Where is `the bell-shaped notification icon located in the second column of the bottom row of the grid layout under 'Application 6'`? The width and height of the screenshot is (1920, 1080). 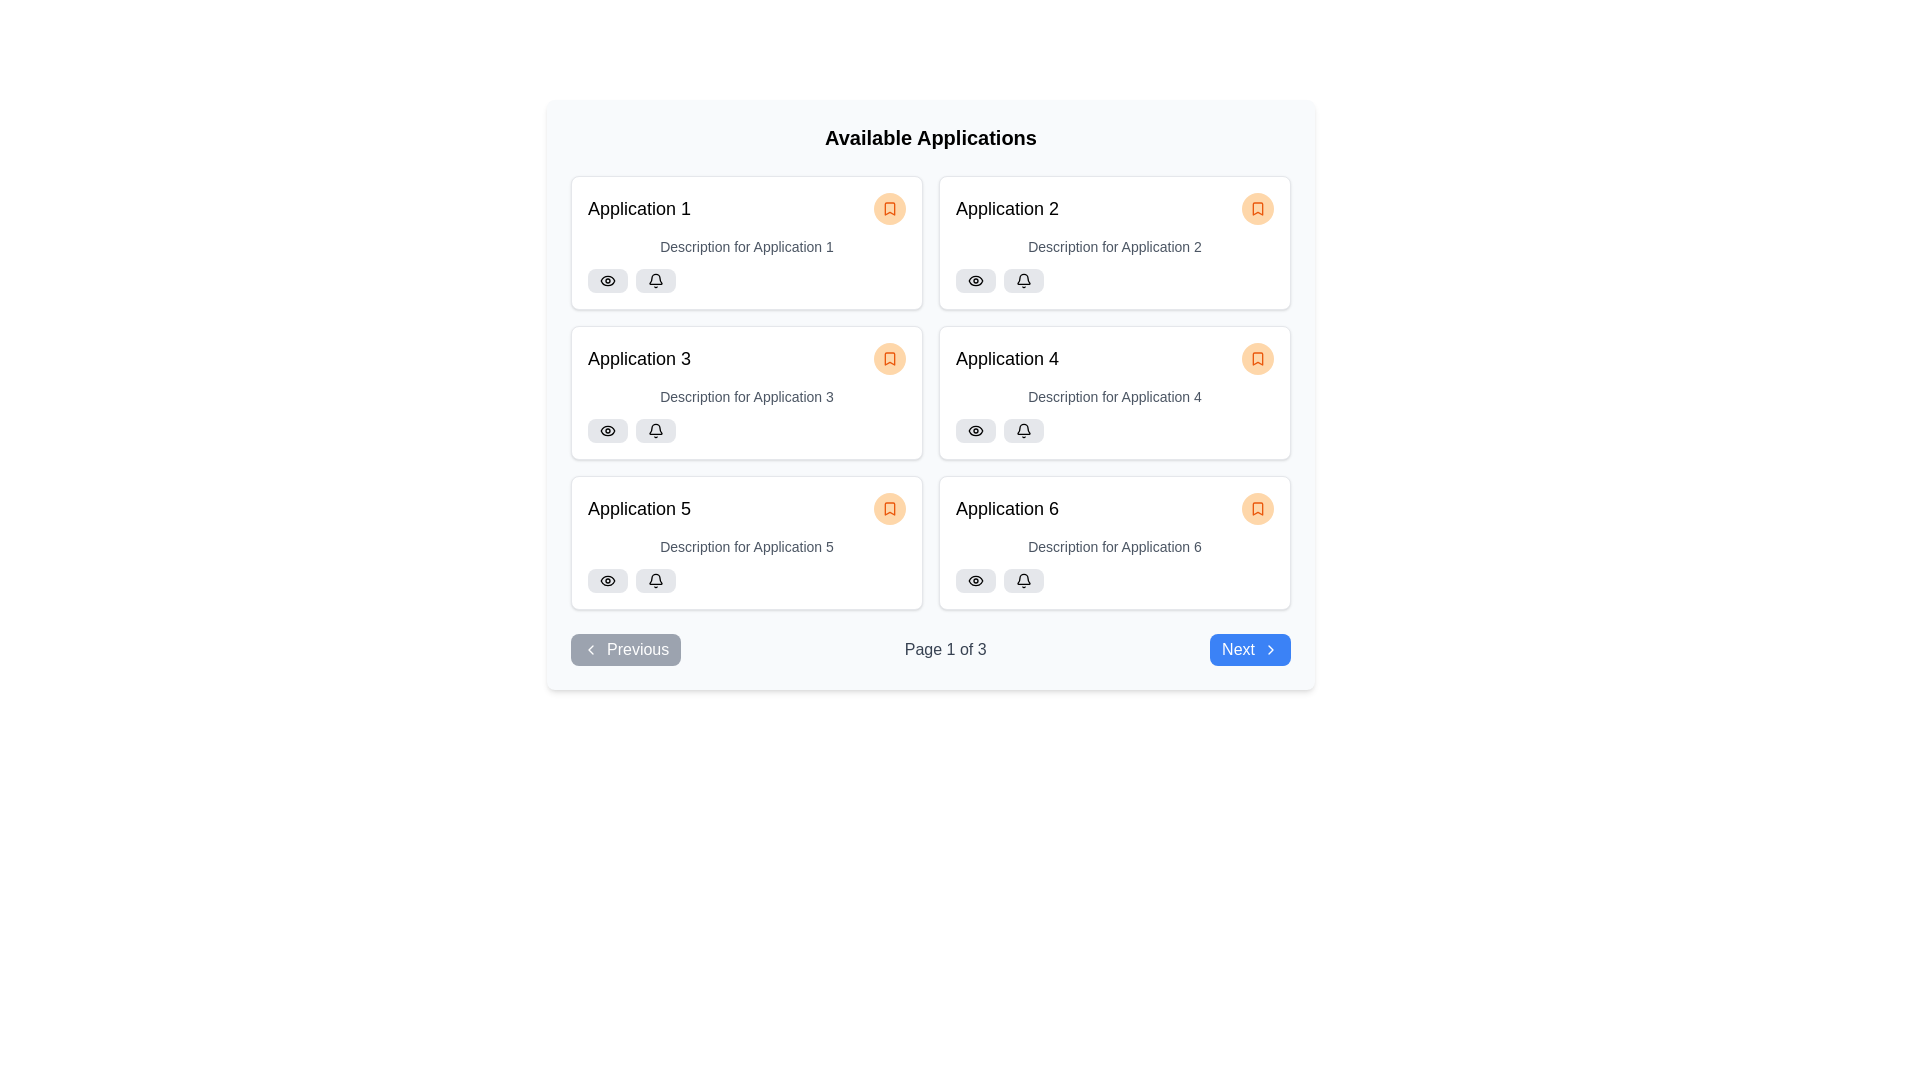 the bell-shaped notification icon located in the second column of the bottom row of the grid layout under 'Application 6' is located at coordinates (1023, 581).